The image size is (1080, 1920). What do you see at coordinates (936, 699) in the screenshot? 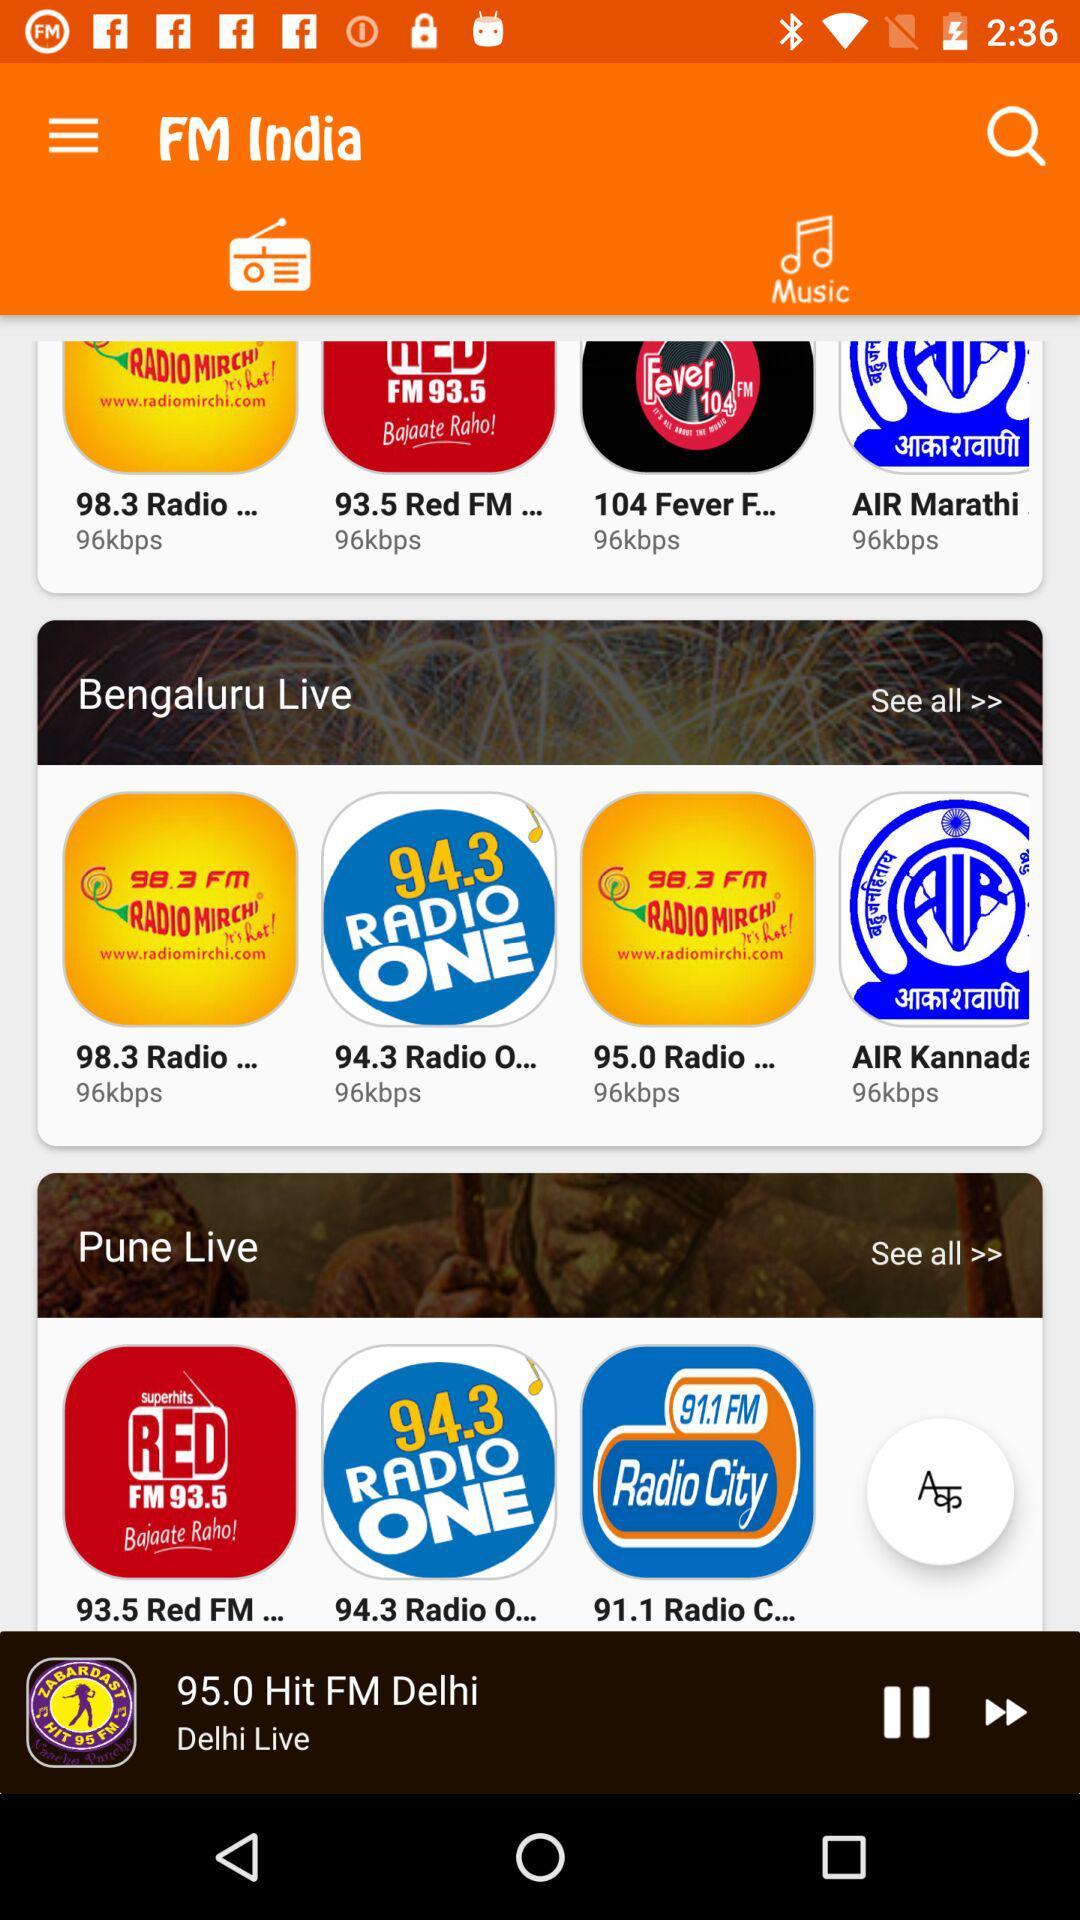
I see `the first button see all on the web page` at bounding box center [936, 699].